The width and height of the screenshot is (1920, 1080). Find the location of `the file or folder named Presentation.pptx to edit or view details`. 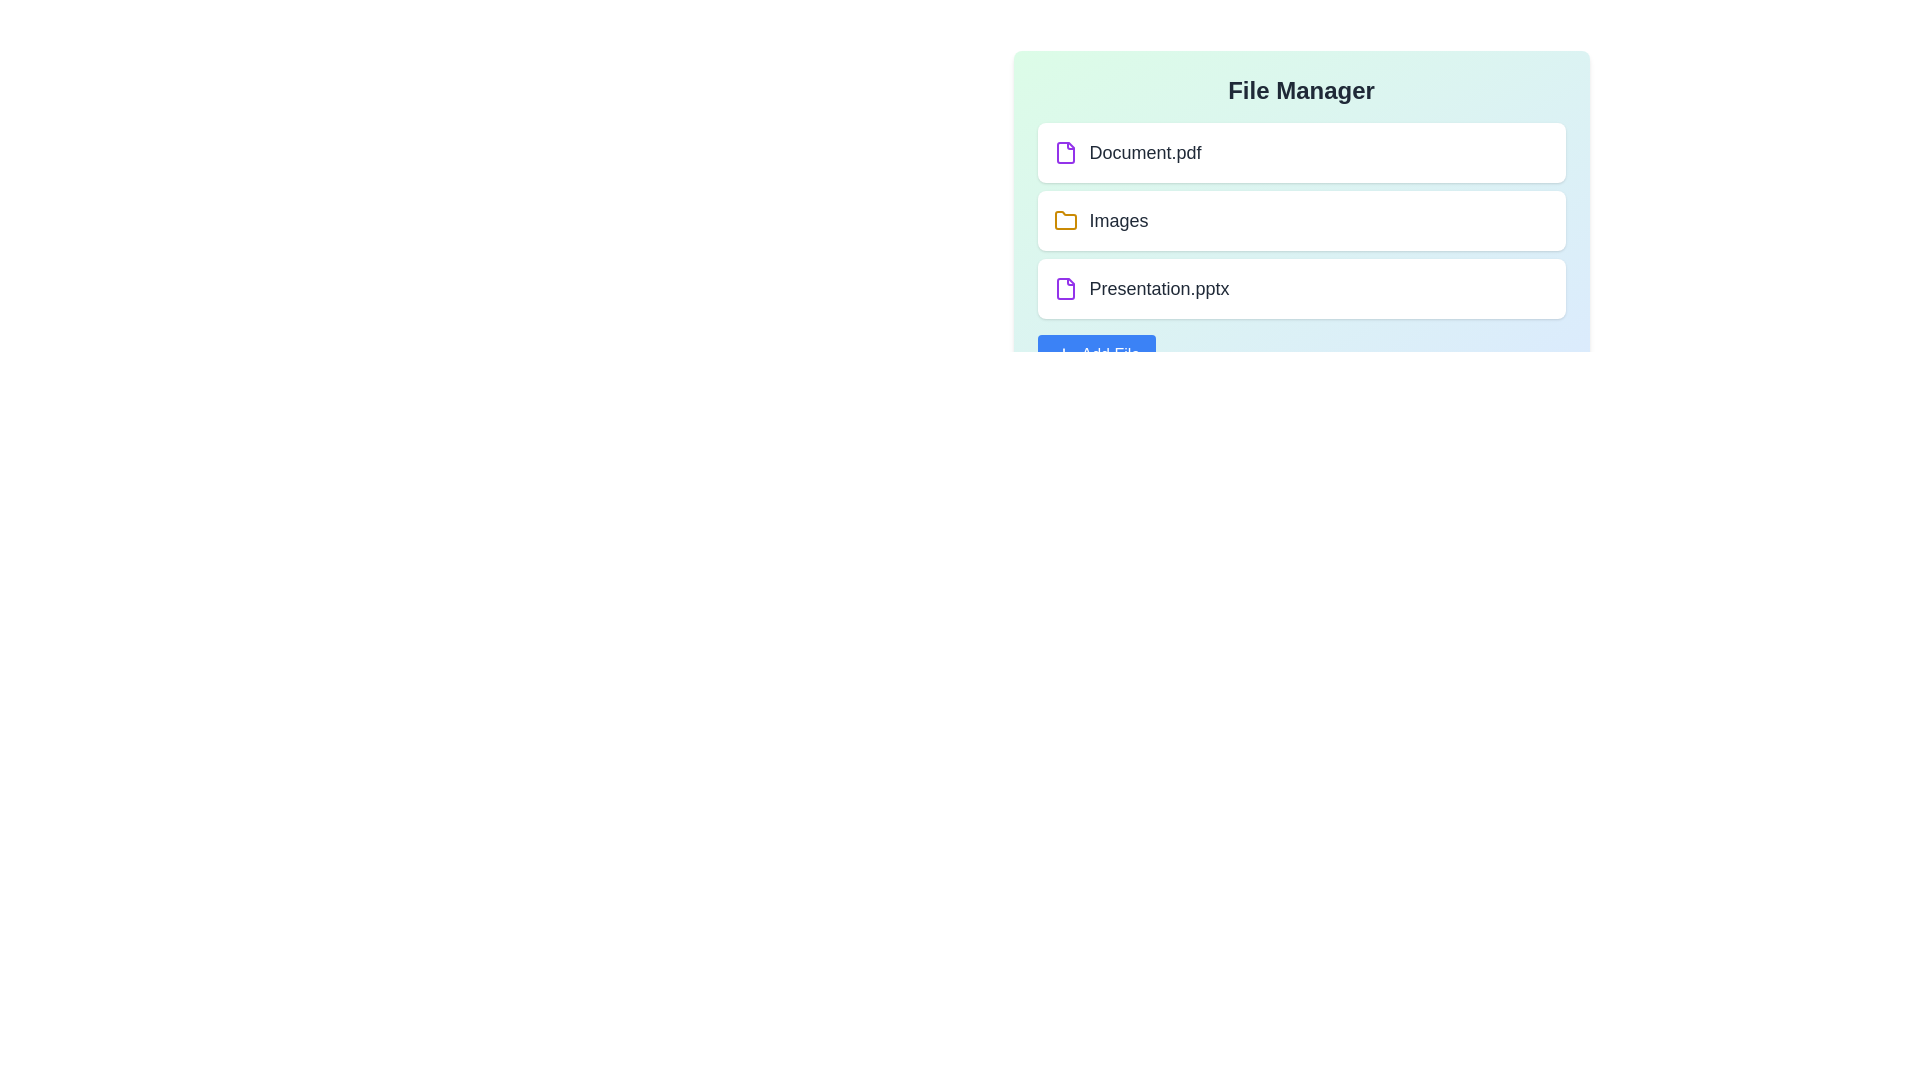

the file or folder named Presentation.pptx to edit or view details is located at coordinates (1301, 289).